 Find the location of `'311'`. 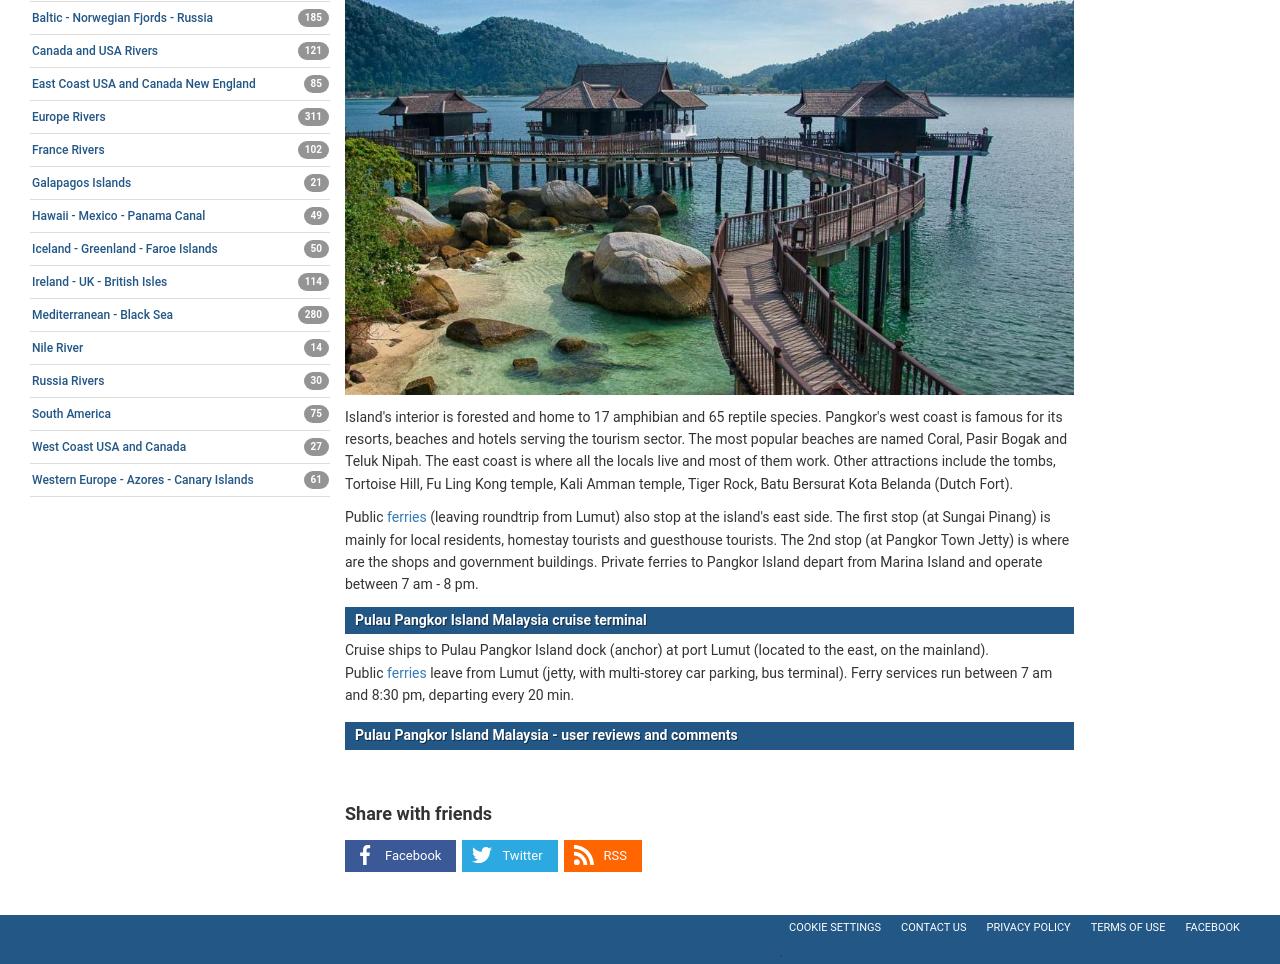

'311' is located at coordinates (311, 114).